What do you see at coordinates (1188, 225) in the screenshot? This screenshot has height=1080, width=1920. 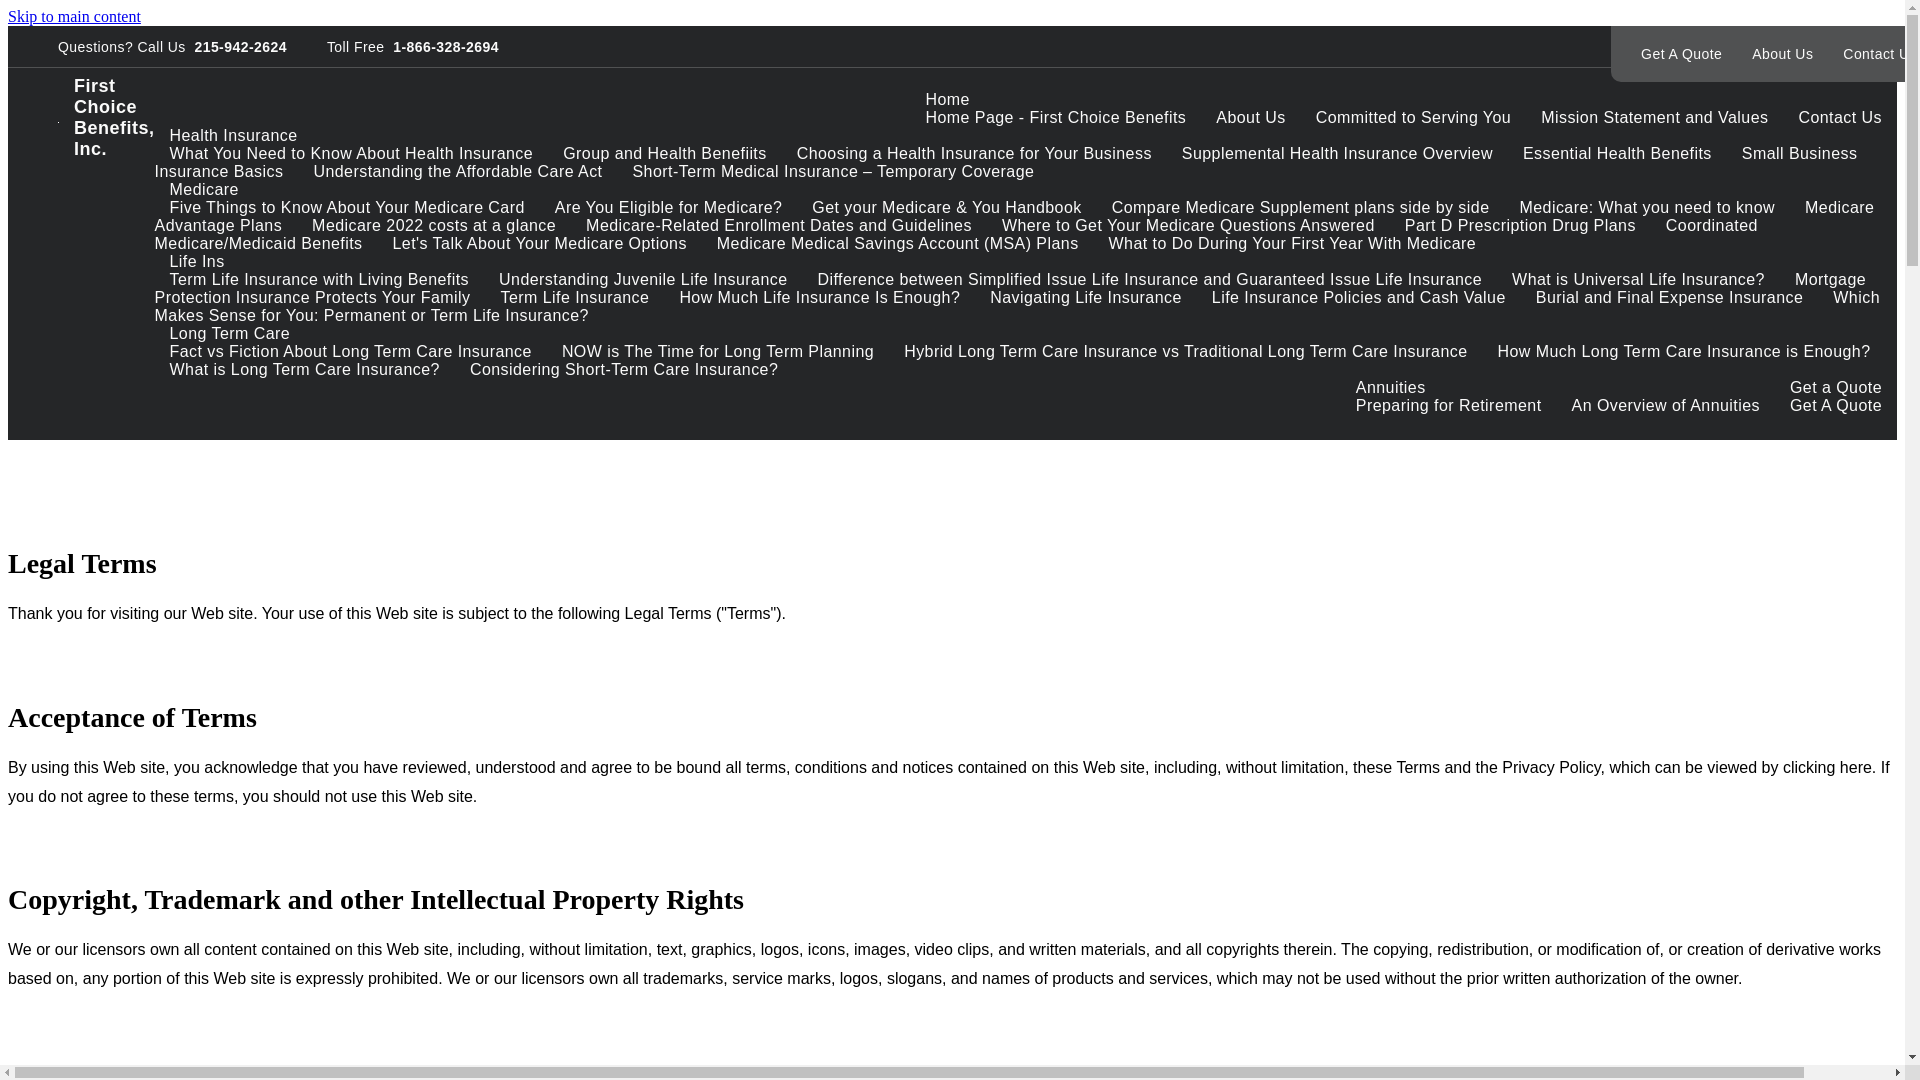 I see `'Where to Get Your Medicare Questions Answered'` at bounding box center [1188, 225].